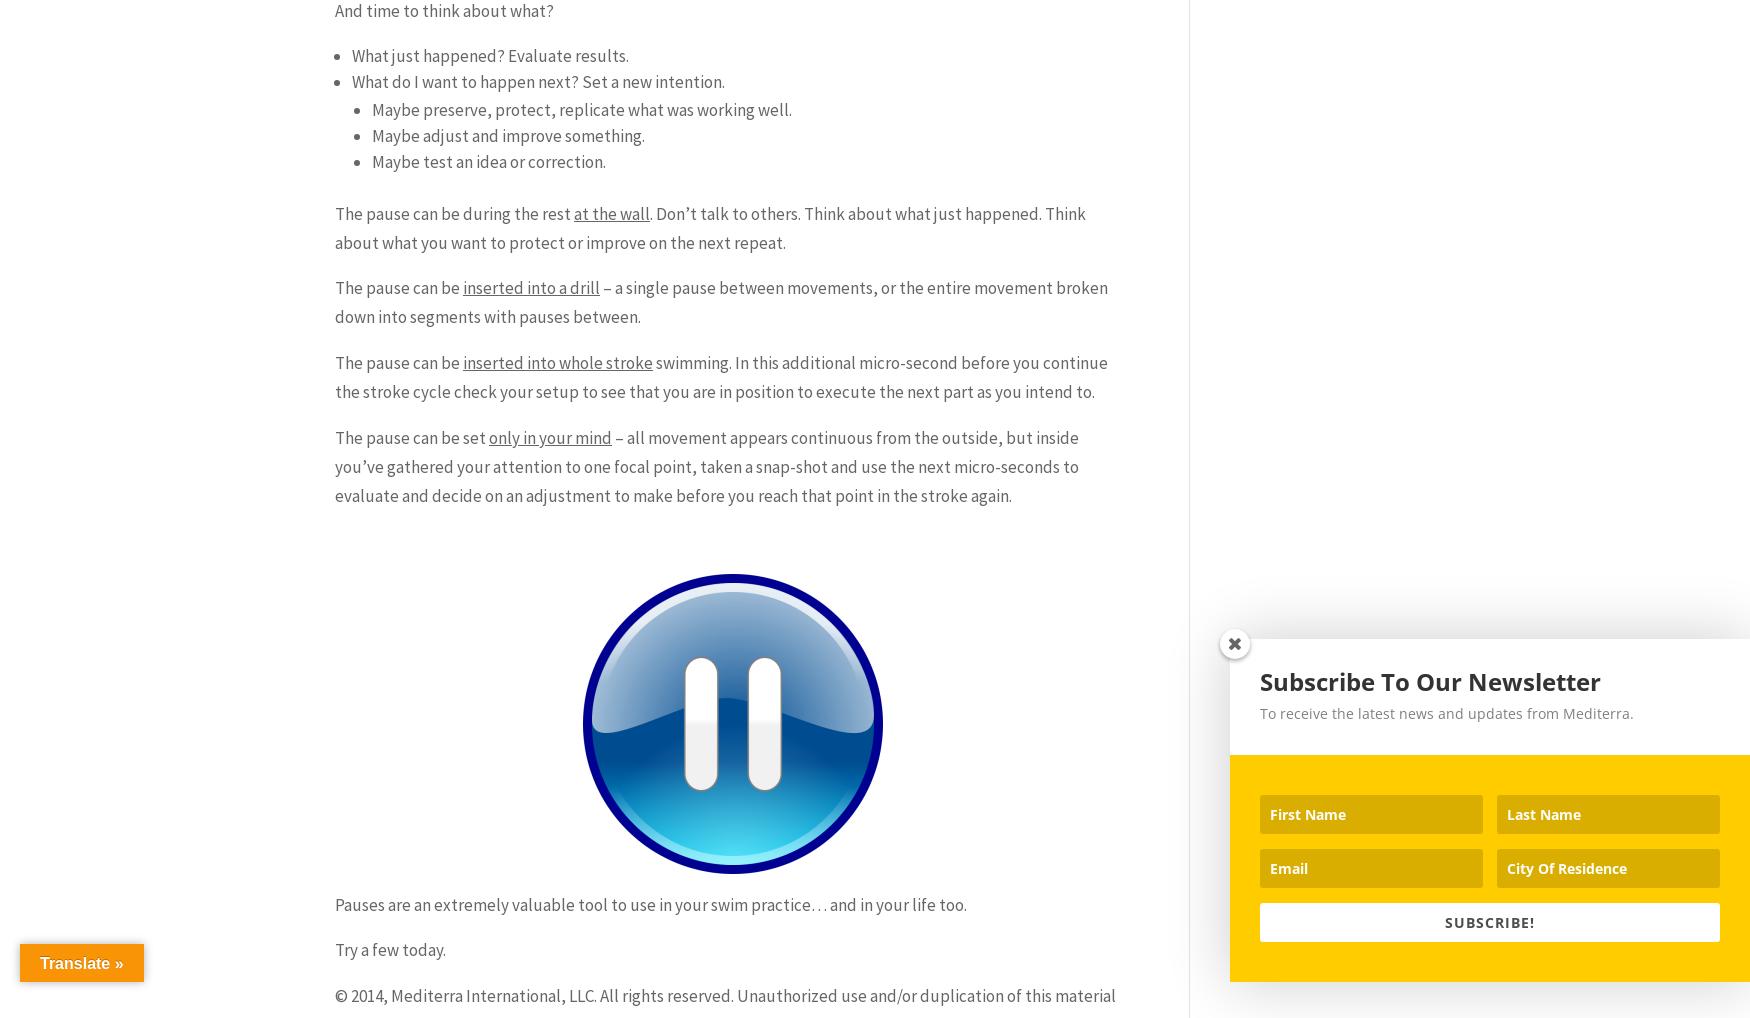  What do you see at coordinates (389, 948) in the screenshot?
I see `'Try a few today.'` at bounding box center [389, 948].